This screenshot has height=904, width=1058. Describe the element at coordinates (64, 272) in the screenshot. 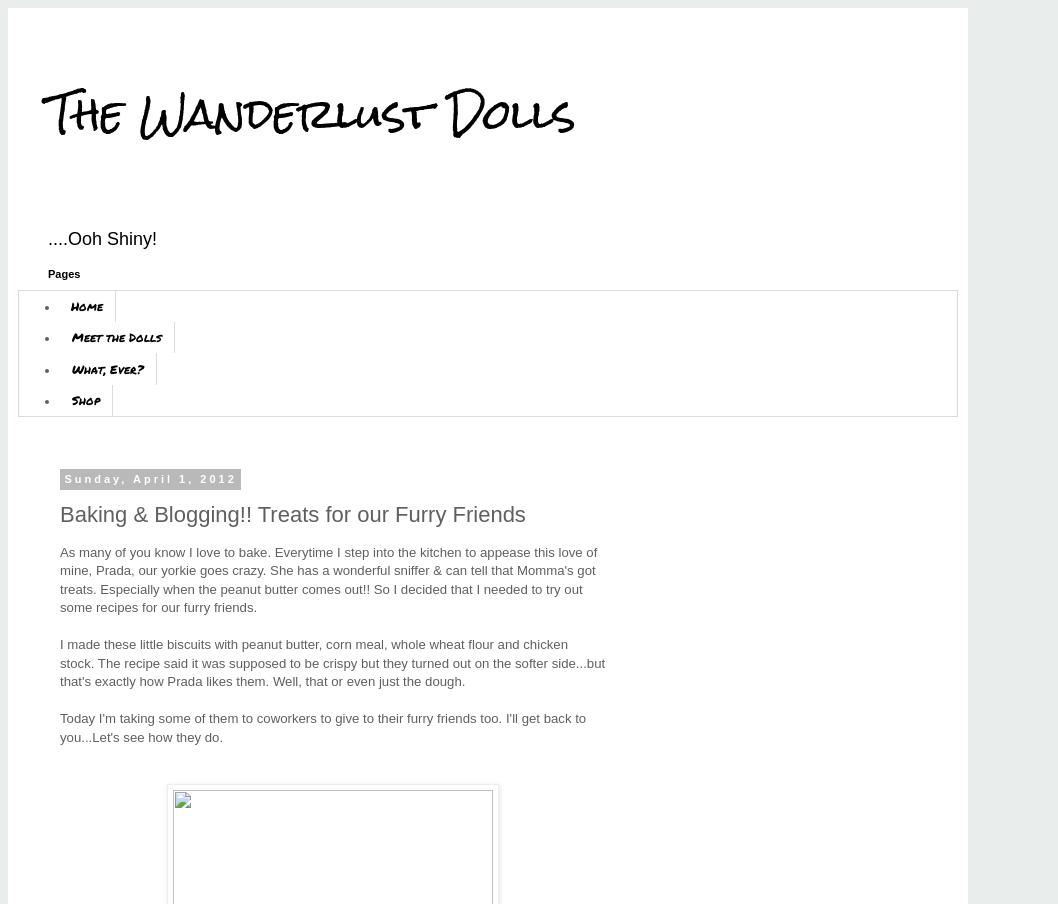

I see `'Pages'` at that location.